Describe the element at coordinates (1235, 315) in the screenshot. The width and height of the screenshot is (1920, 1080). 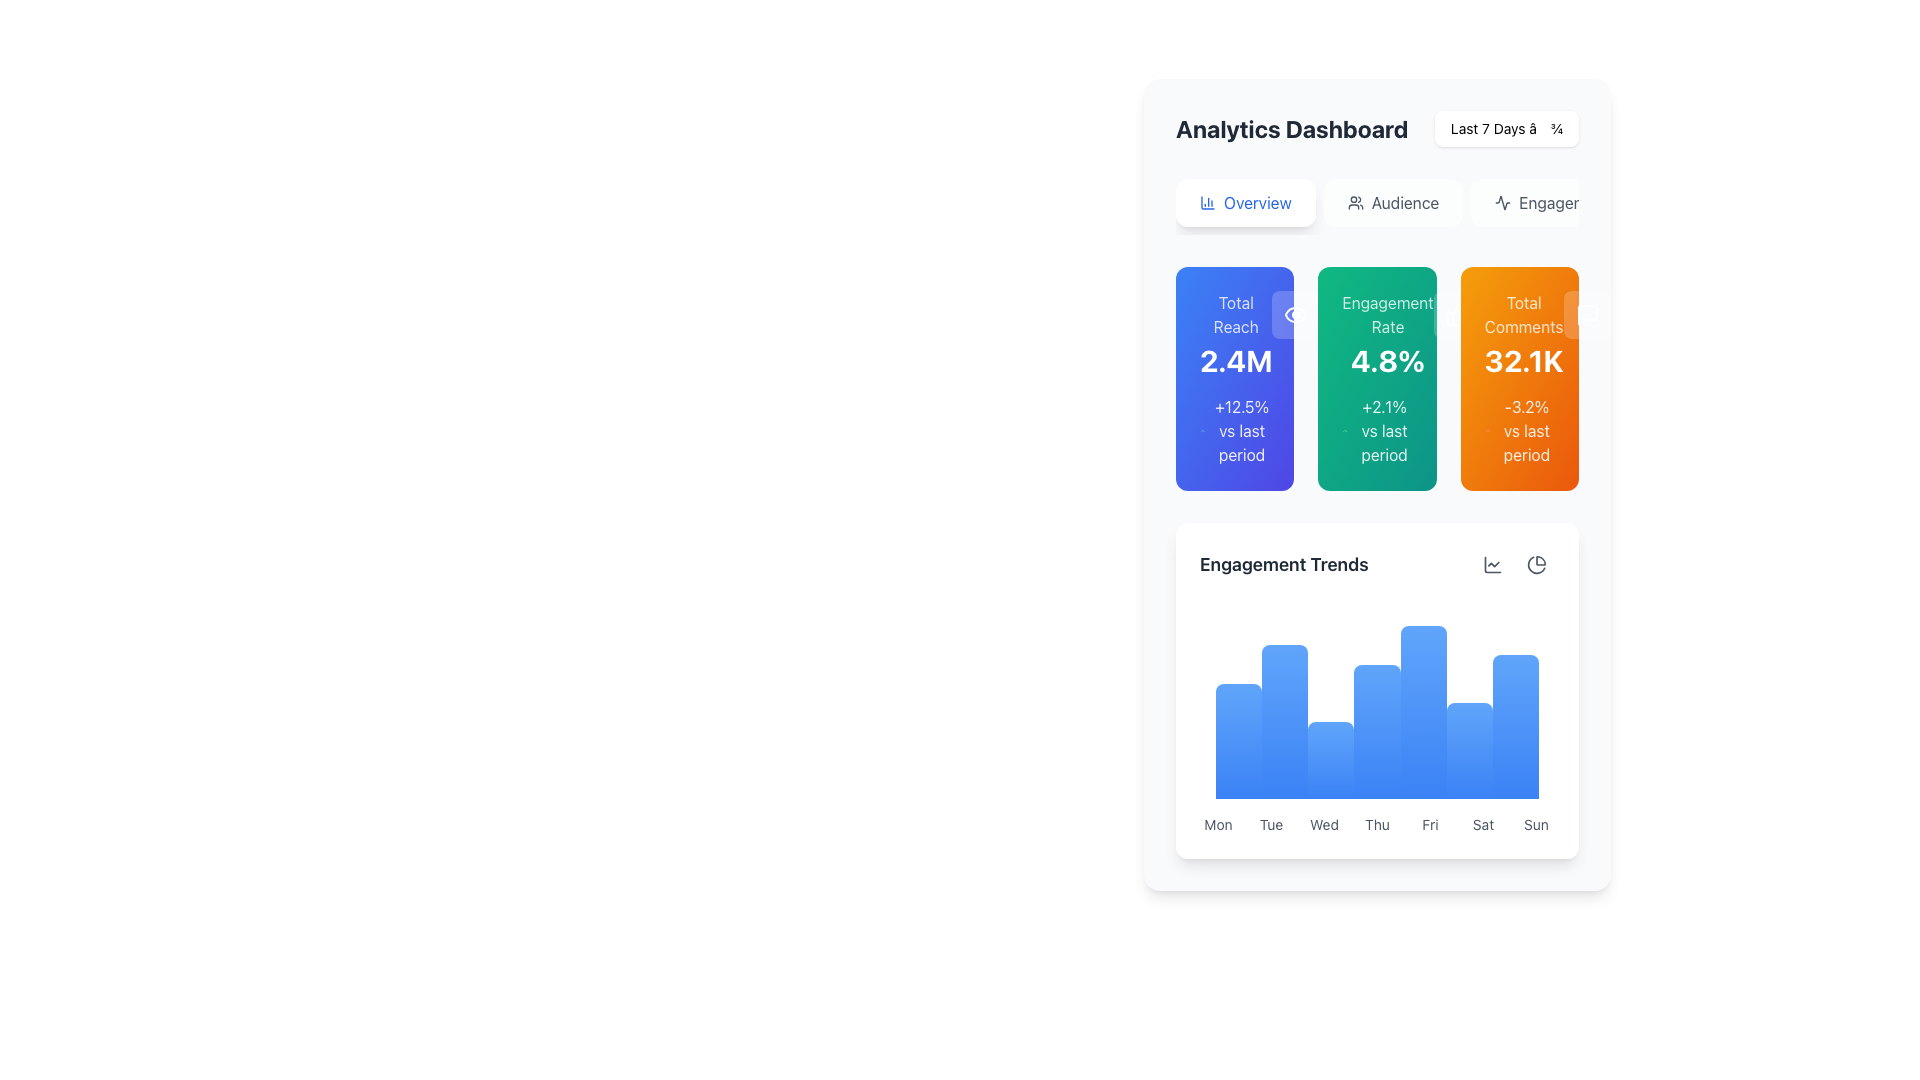
I see `the descriptive text label that indicates the metric represented in the blue panel, positioned above the numerical value '2.4M'` at that location.